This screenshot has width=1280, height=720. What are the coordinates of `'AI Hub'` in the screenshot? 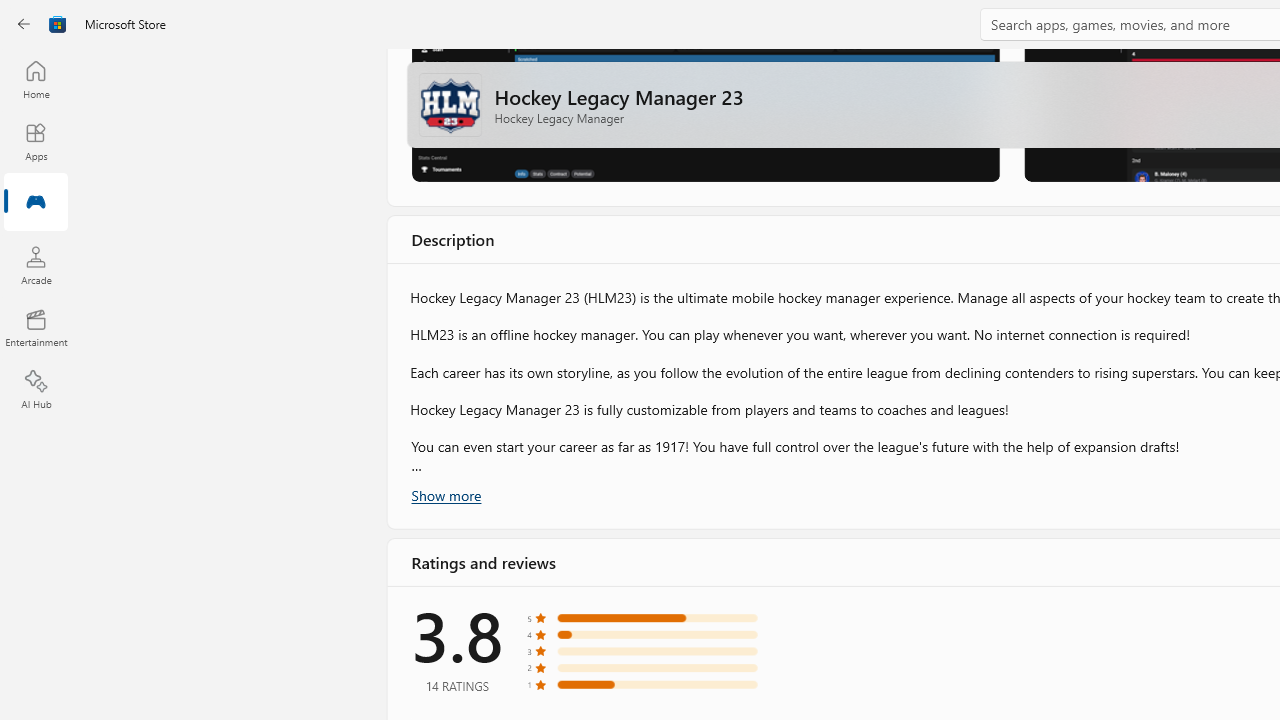 It's located at (35, 390).